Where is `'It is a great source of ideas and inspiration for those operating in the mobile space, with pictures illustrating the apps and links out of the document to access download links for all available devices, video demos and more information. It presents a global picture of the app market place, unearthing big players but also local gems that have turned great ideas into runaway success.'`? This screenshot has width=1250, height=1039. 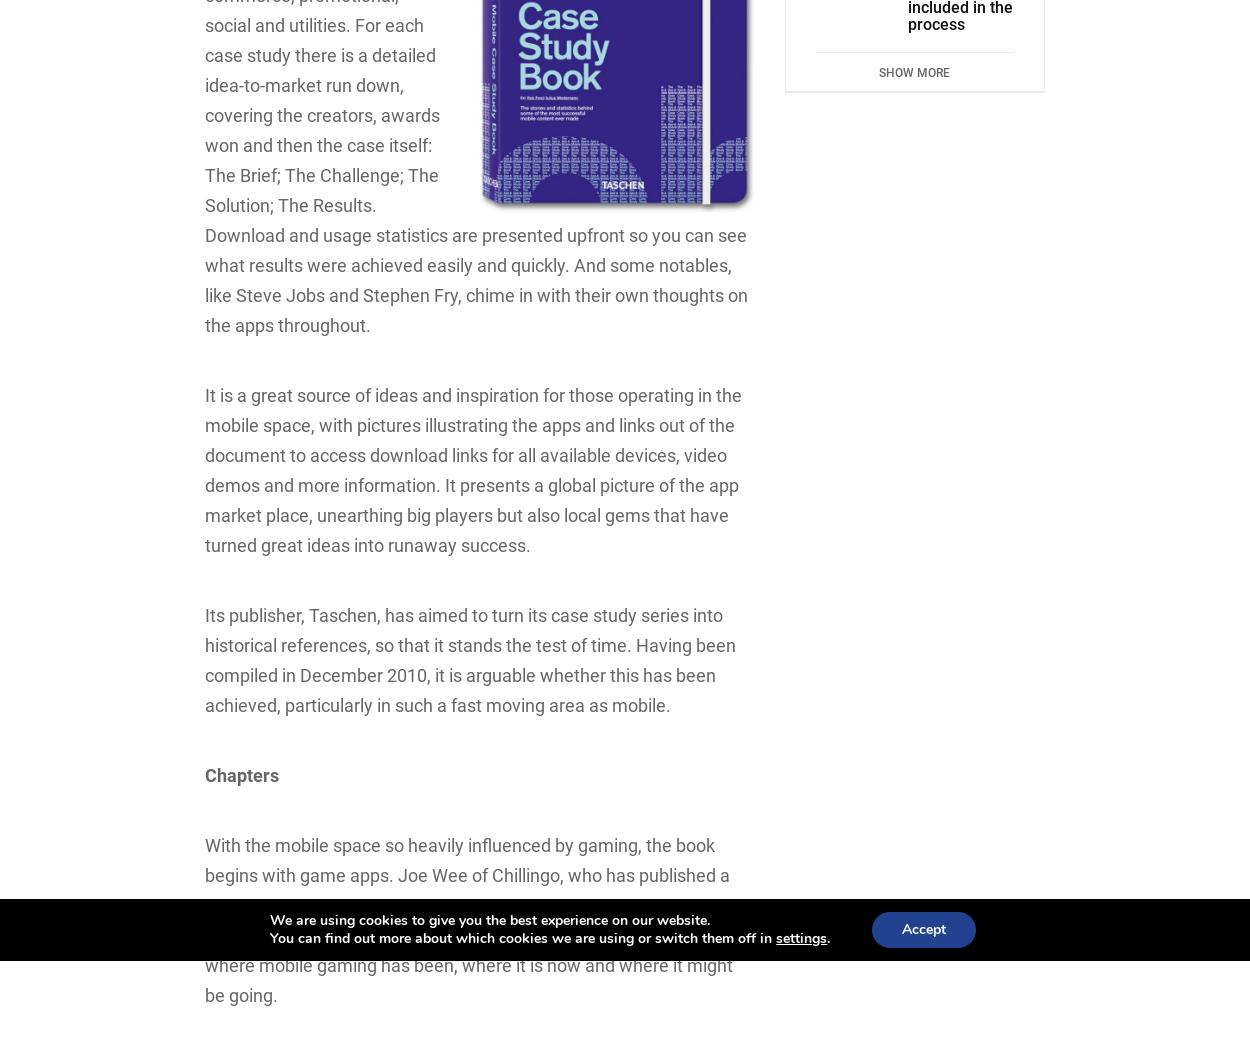
'It is a great source of ideas and inspiration for those operating in the mobile space, with pictures illustrating the apps and links out of the document to access download links for all available devices, video demos and more information. It presents a global picture of the app market place, unearthing big players but also local gems that have turned great ideas into runaway success.' is located at coordinates (472, 469).